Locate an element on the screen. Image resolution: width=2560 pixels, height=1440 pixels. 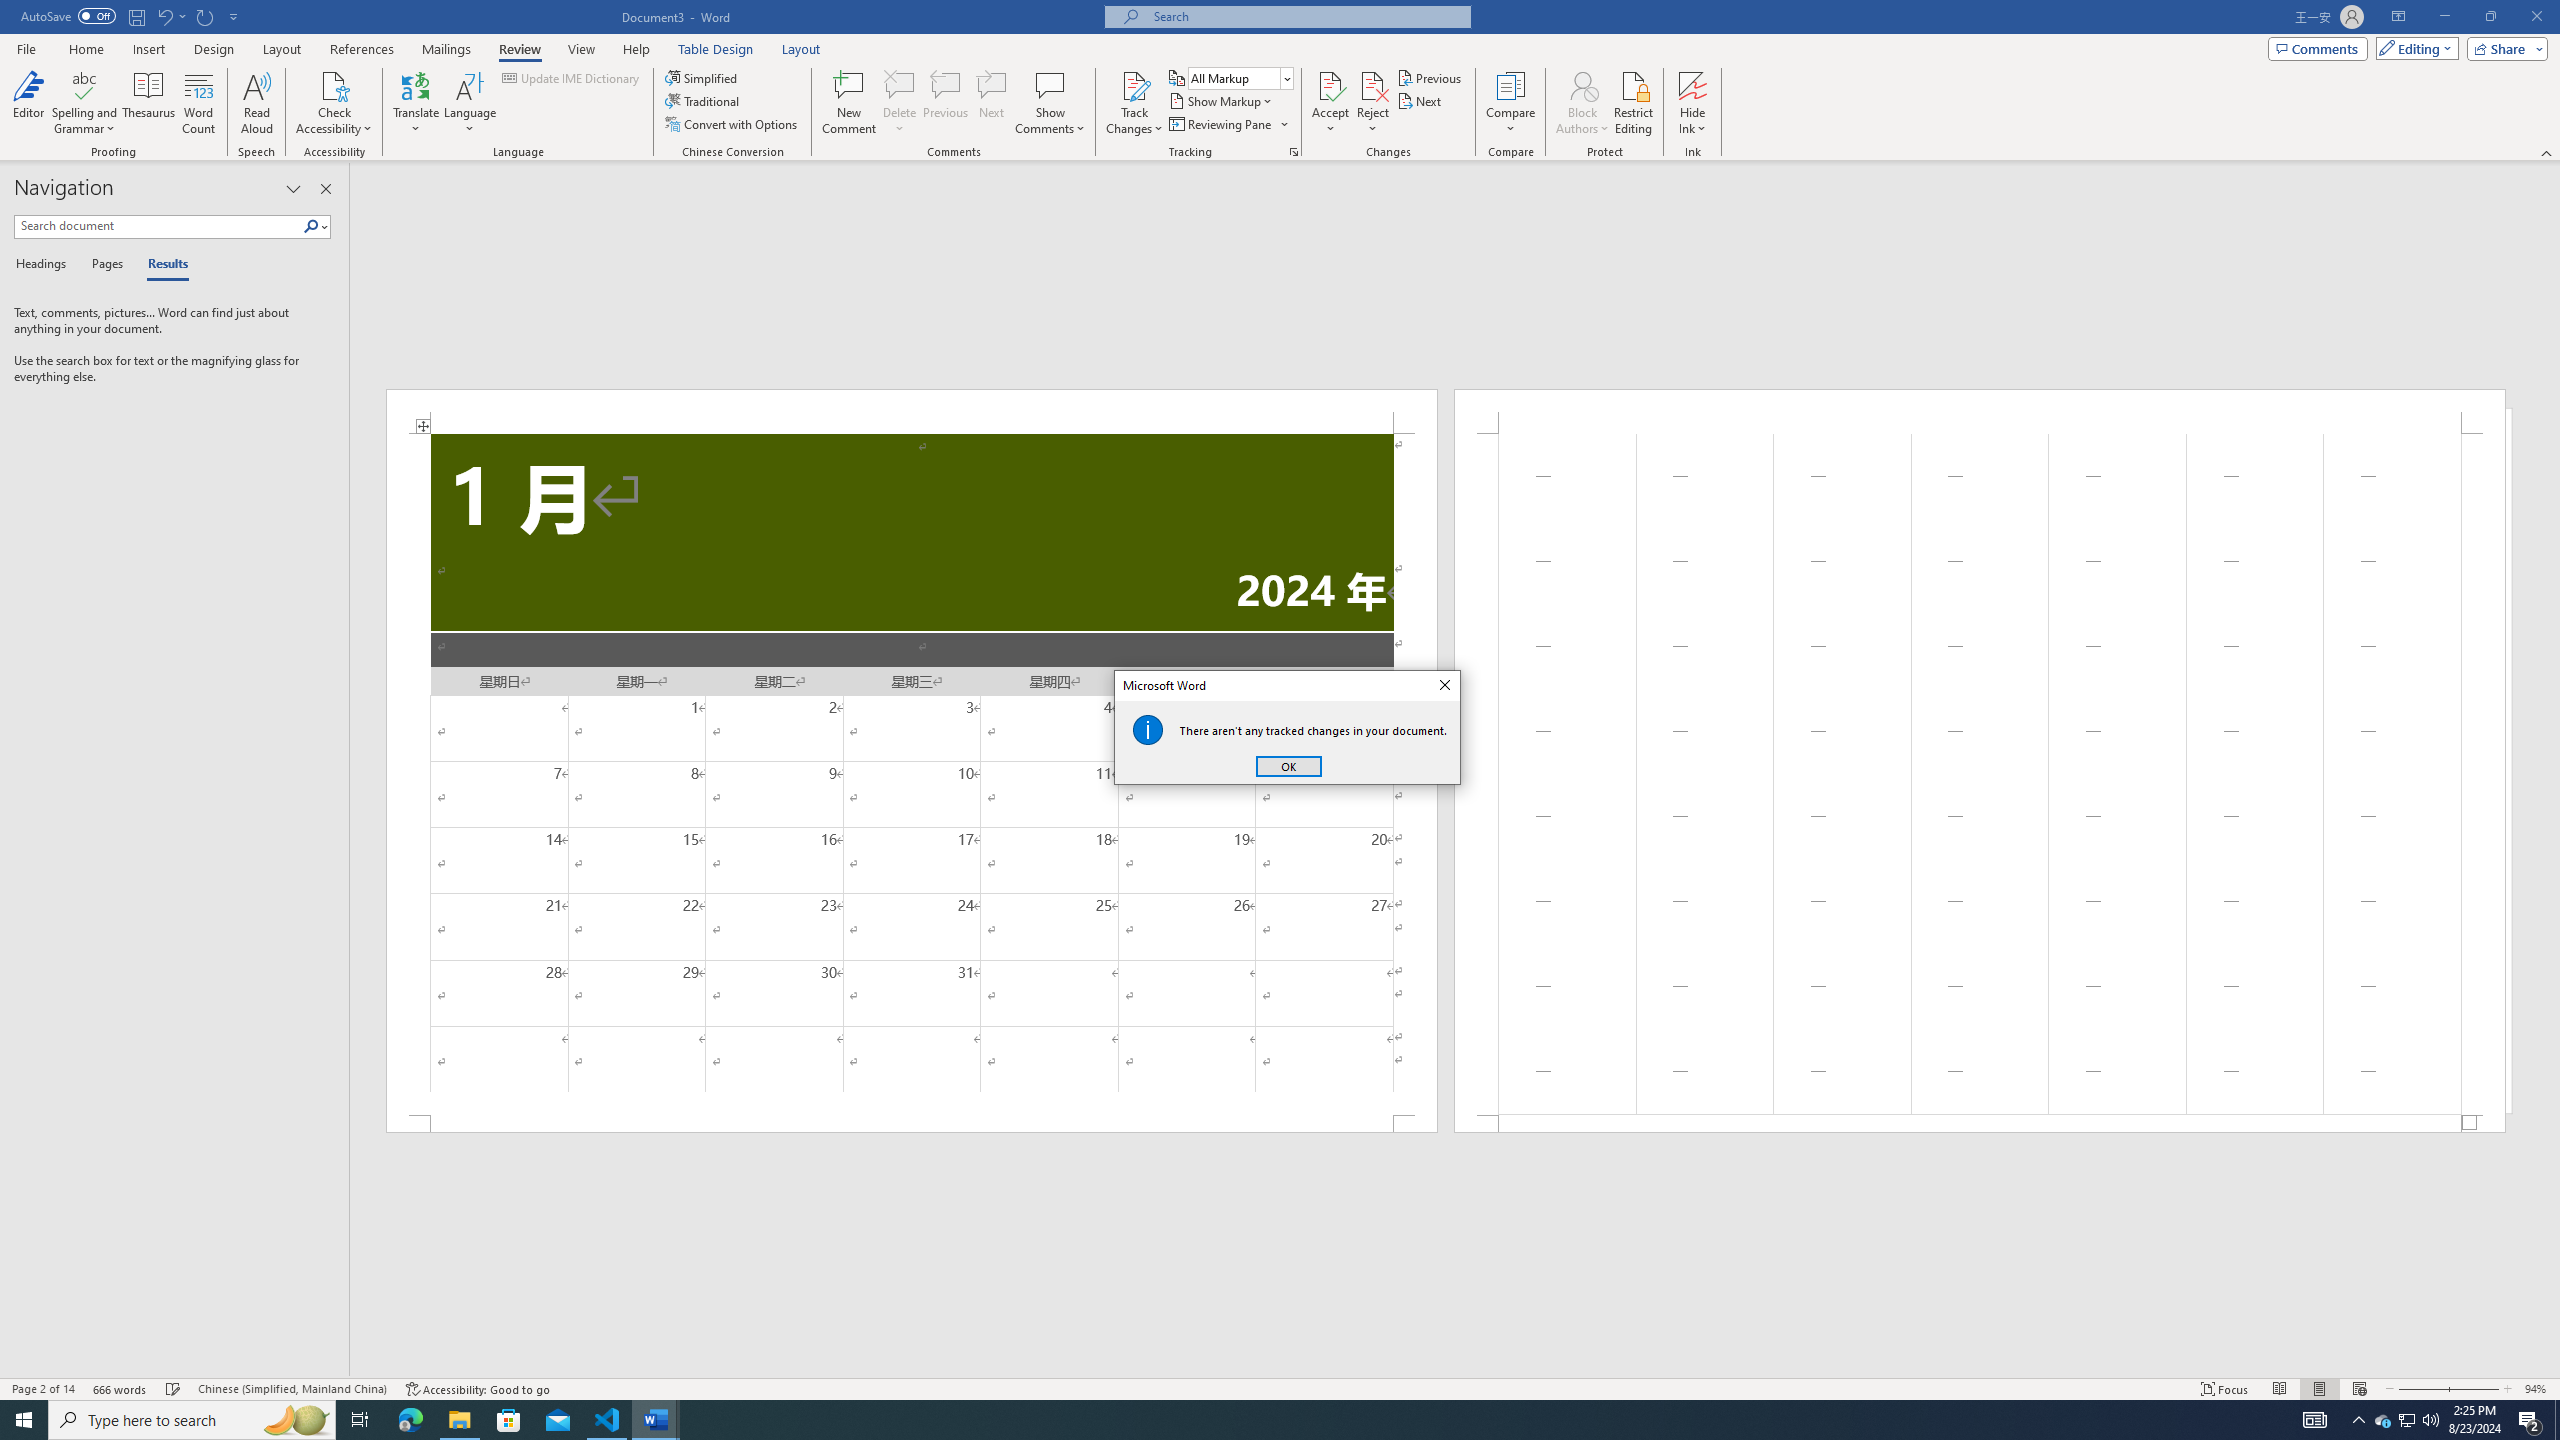
'Display for Review' is located at coordinates (1239, 77).